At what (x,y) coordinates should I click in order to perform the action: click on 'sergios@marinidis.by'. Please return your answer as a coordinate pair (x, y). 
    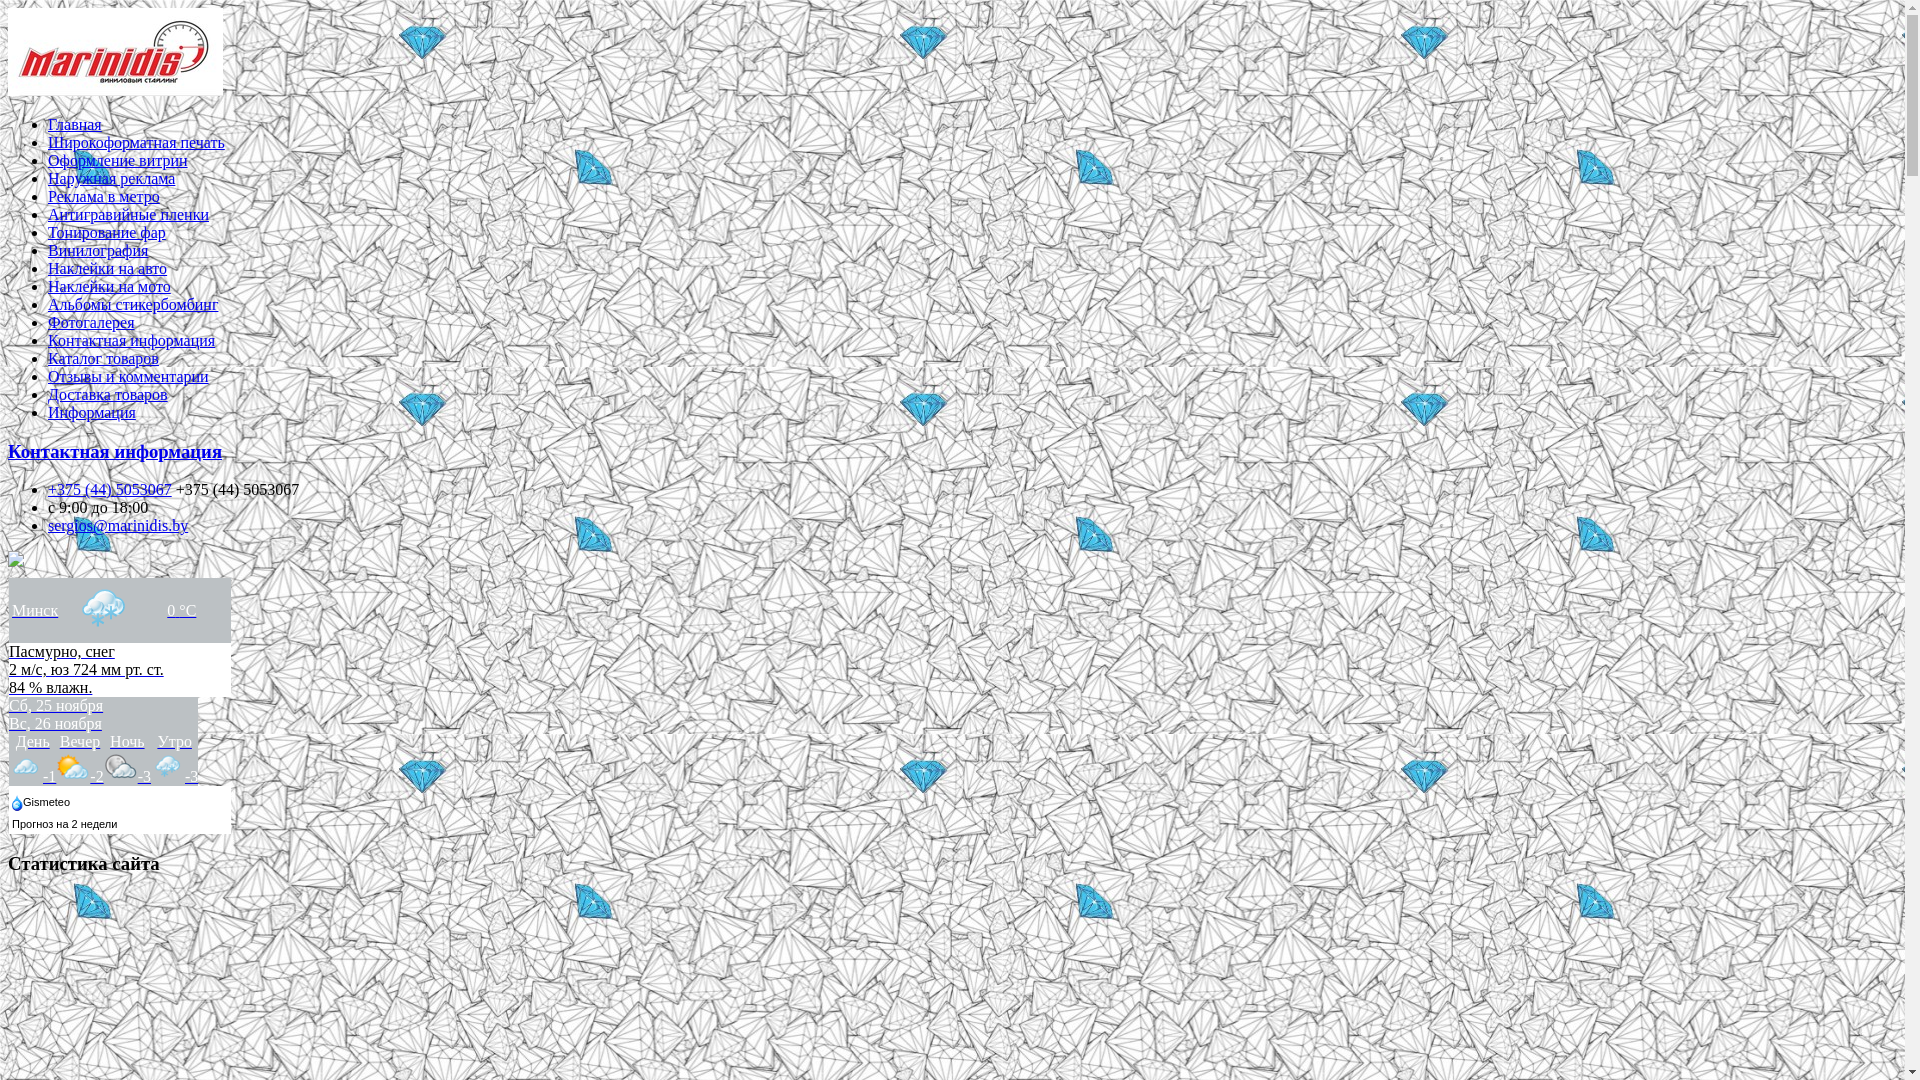
    Looking at the image, I should click on (117, 524).